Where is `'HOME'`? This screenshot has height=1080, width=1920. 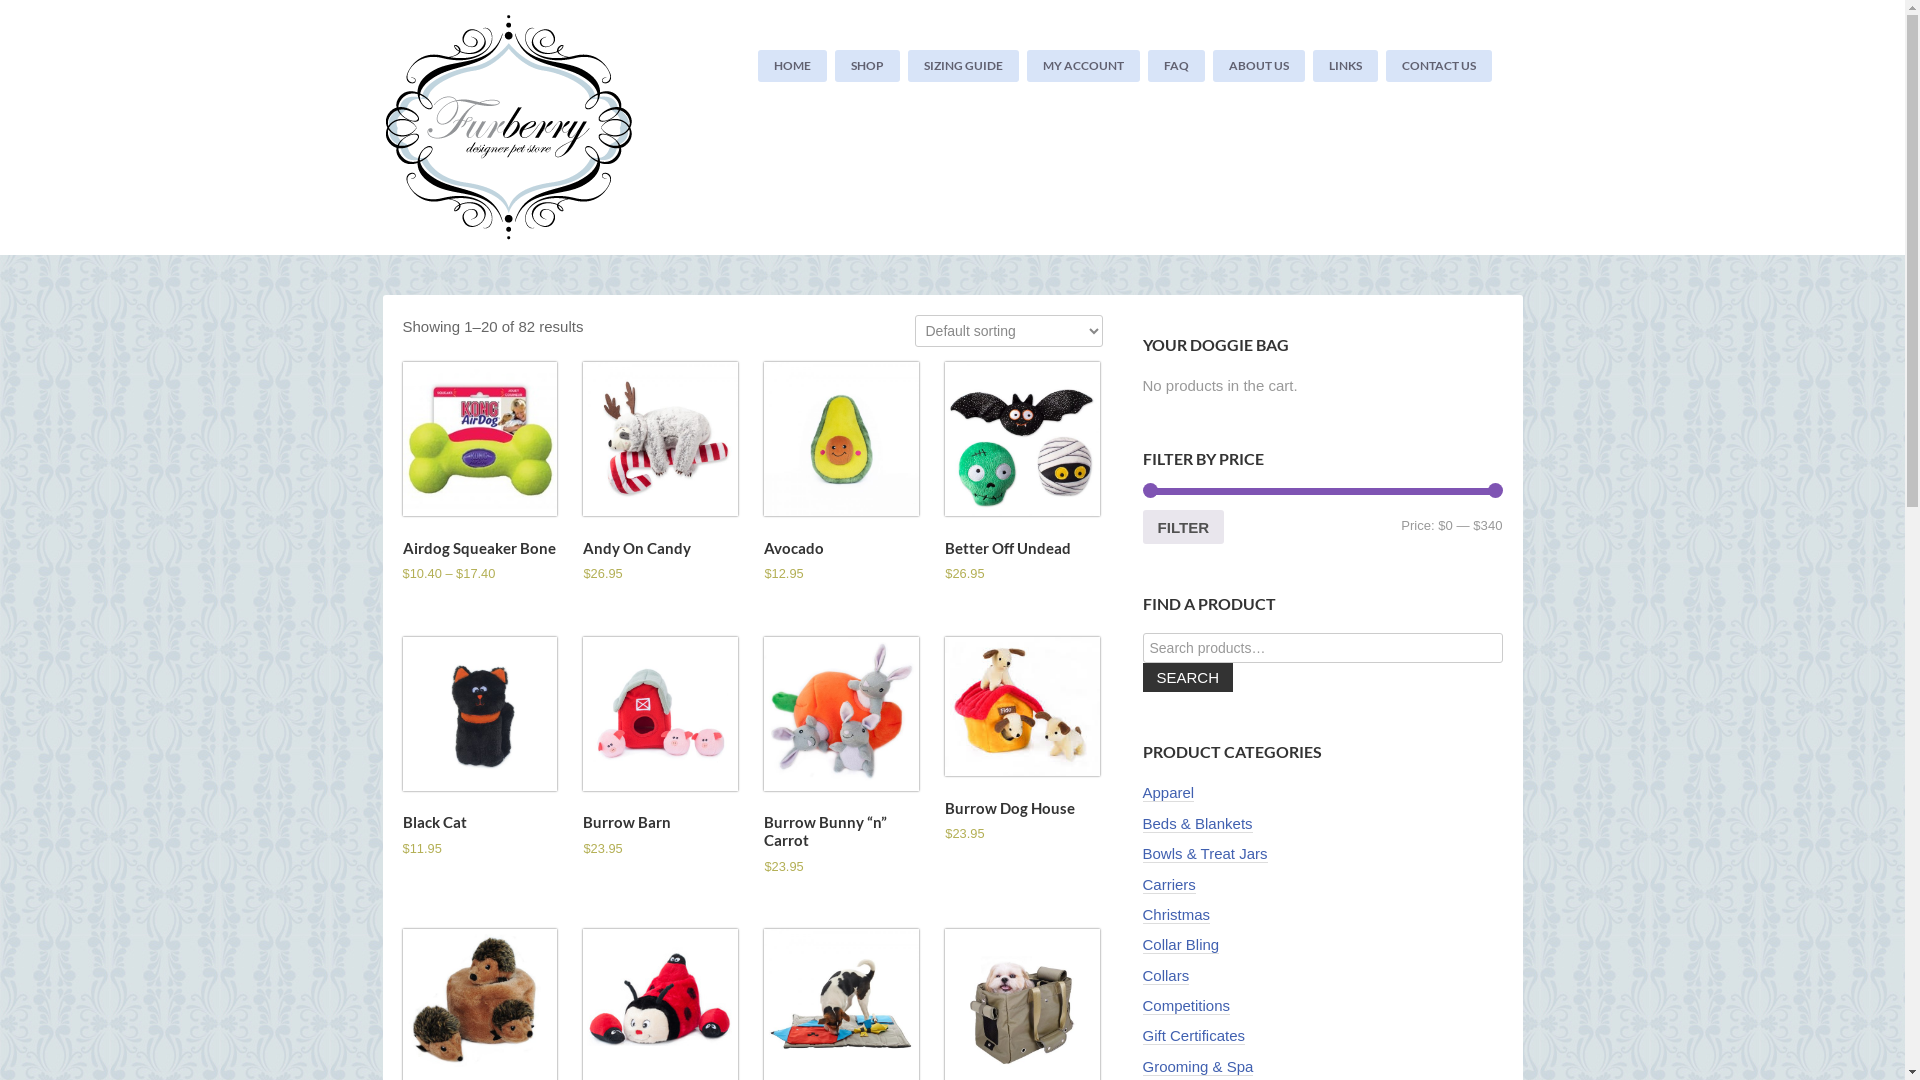 'HOME' is located at coordinates (791, 64).